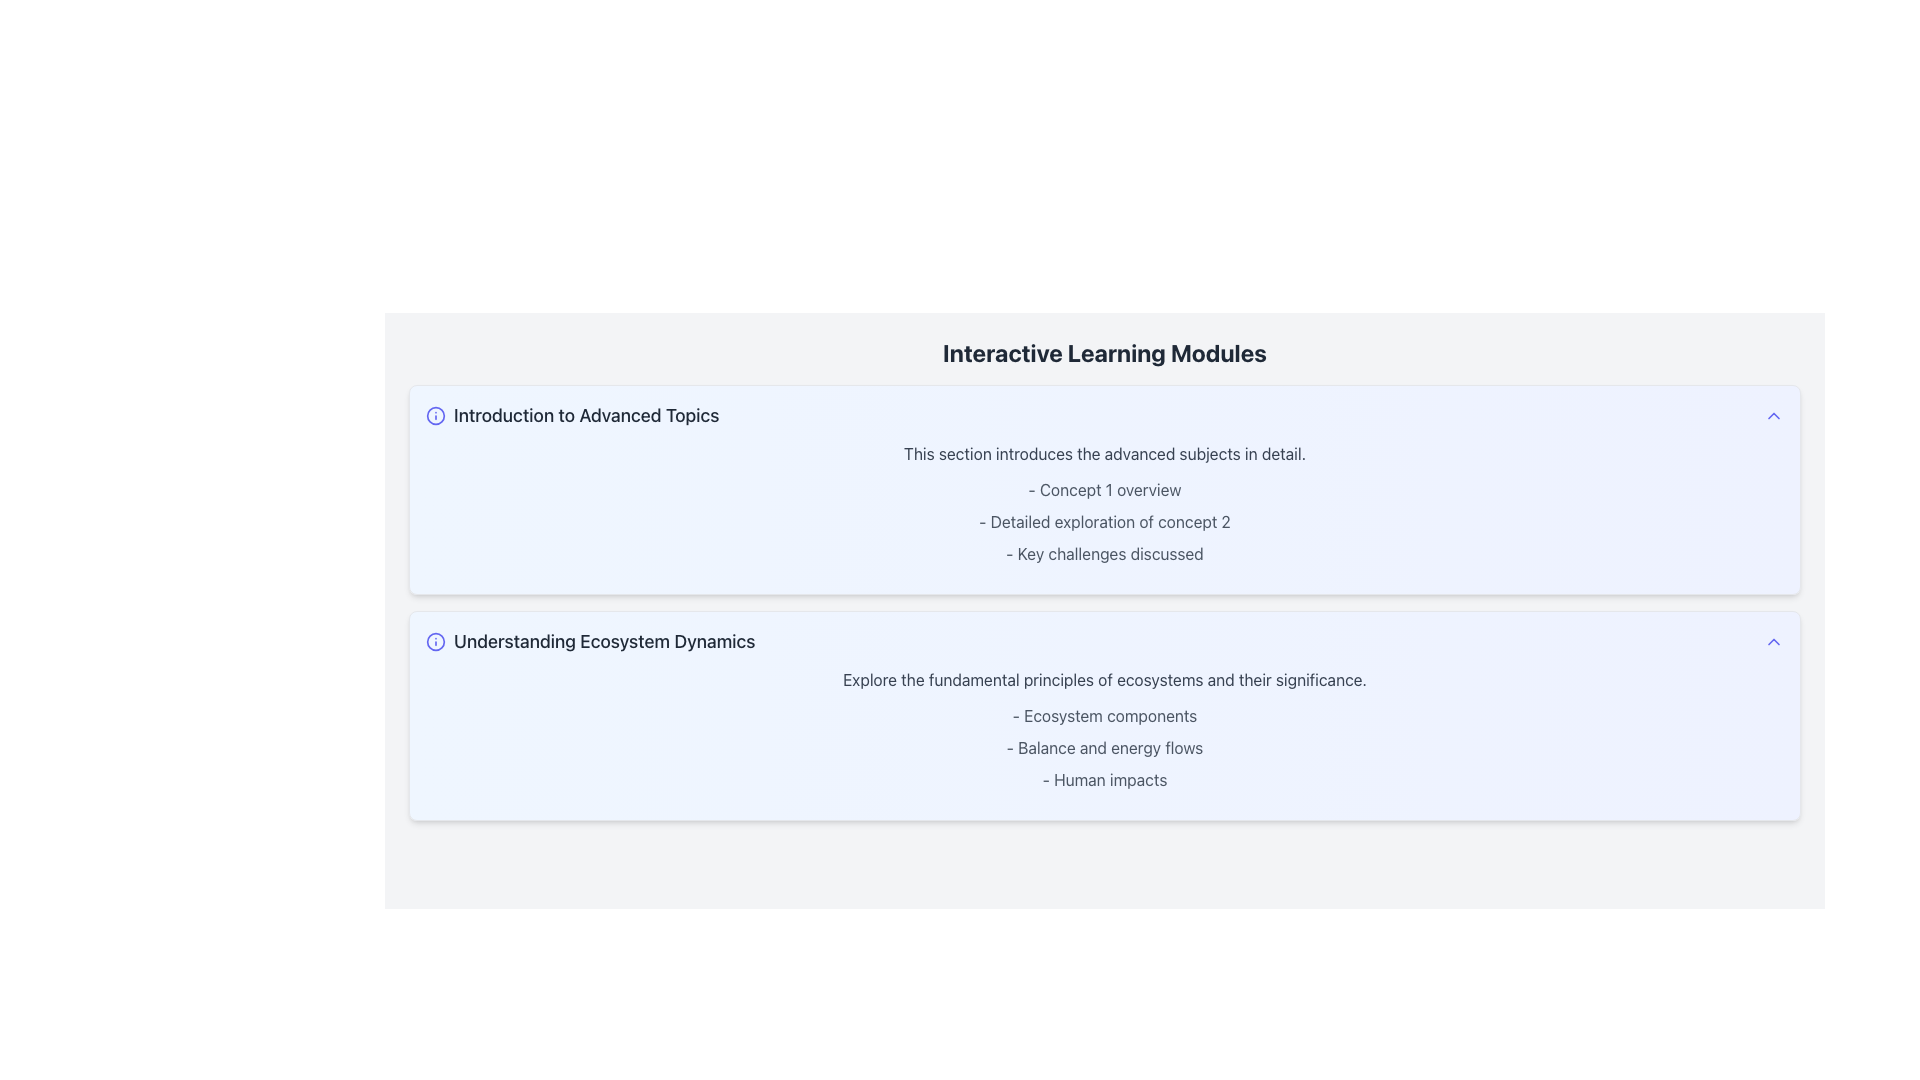 The image size is (1920, 1080). I want to click on the second bullet point in the list under the section 'Introduction to Advanced Topics', which displays the text '- Detailed exploration of concept 2', so click(1103, 520).